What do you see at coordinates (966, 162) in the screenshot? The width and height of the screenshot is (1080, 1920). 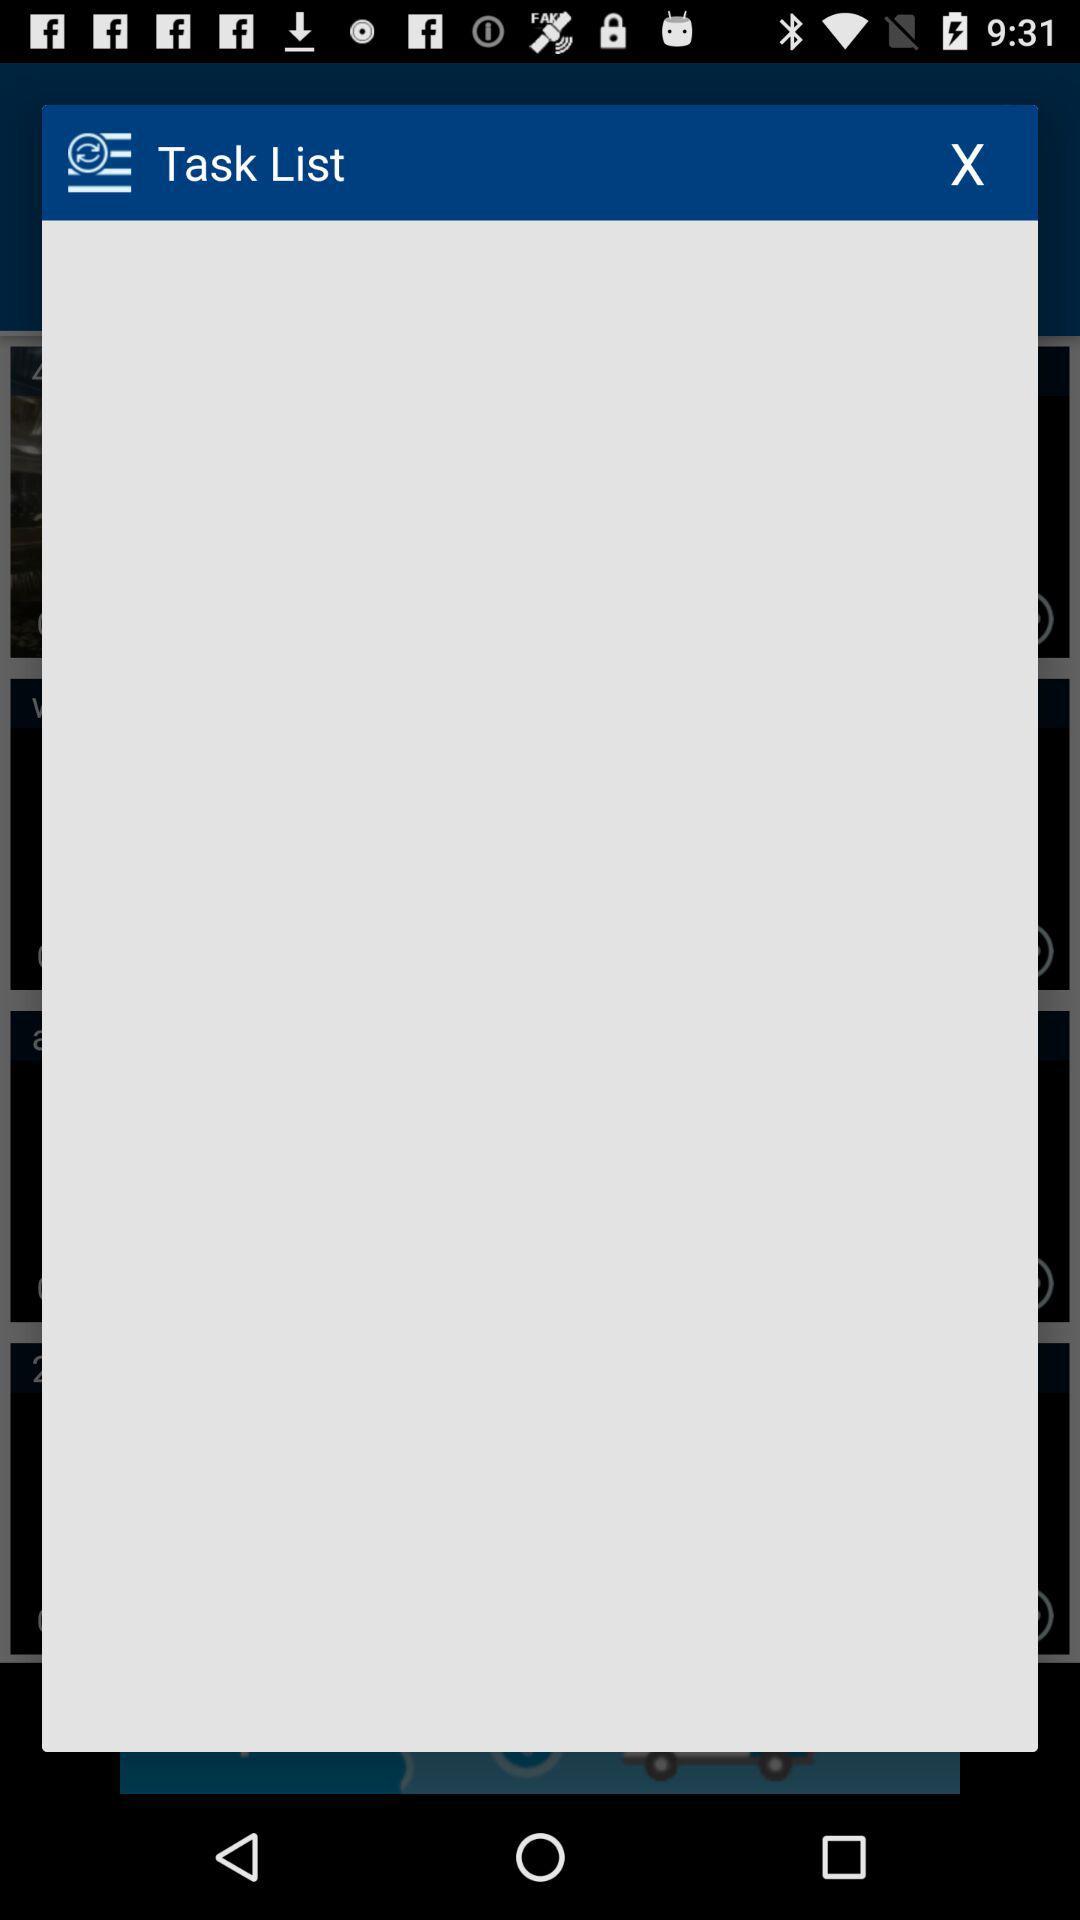 I see `the x icon` at bounding box center [966, 162].